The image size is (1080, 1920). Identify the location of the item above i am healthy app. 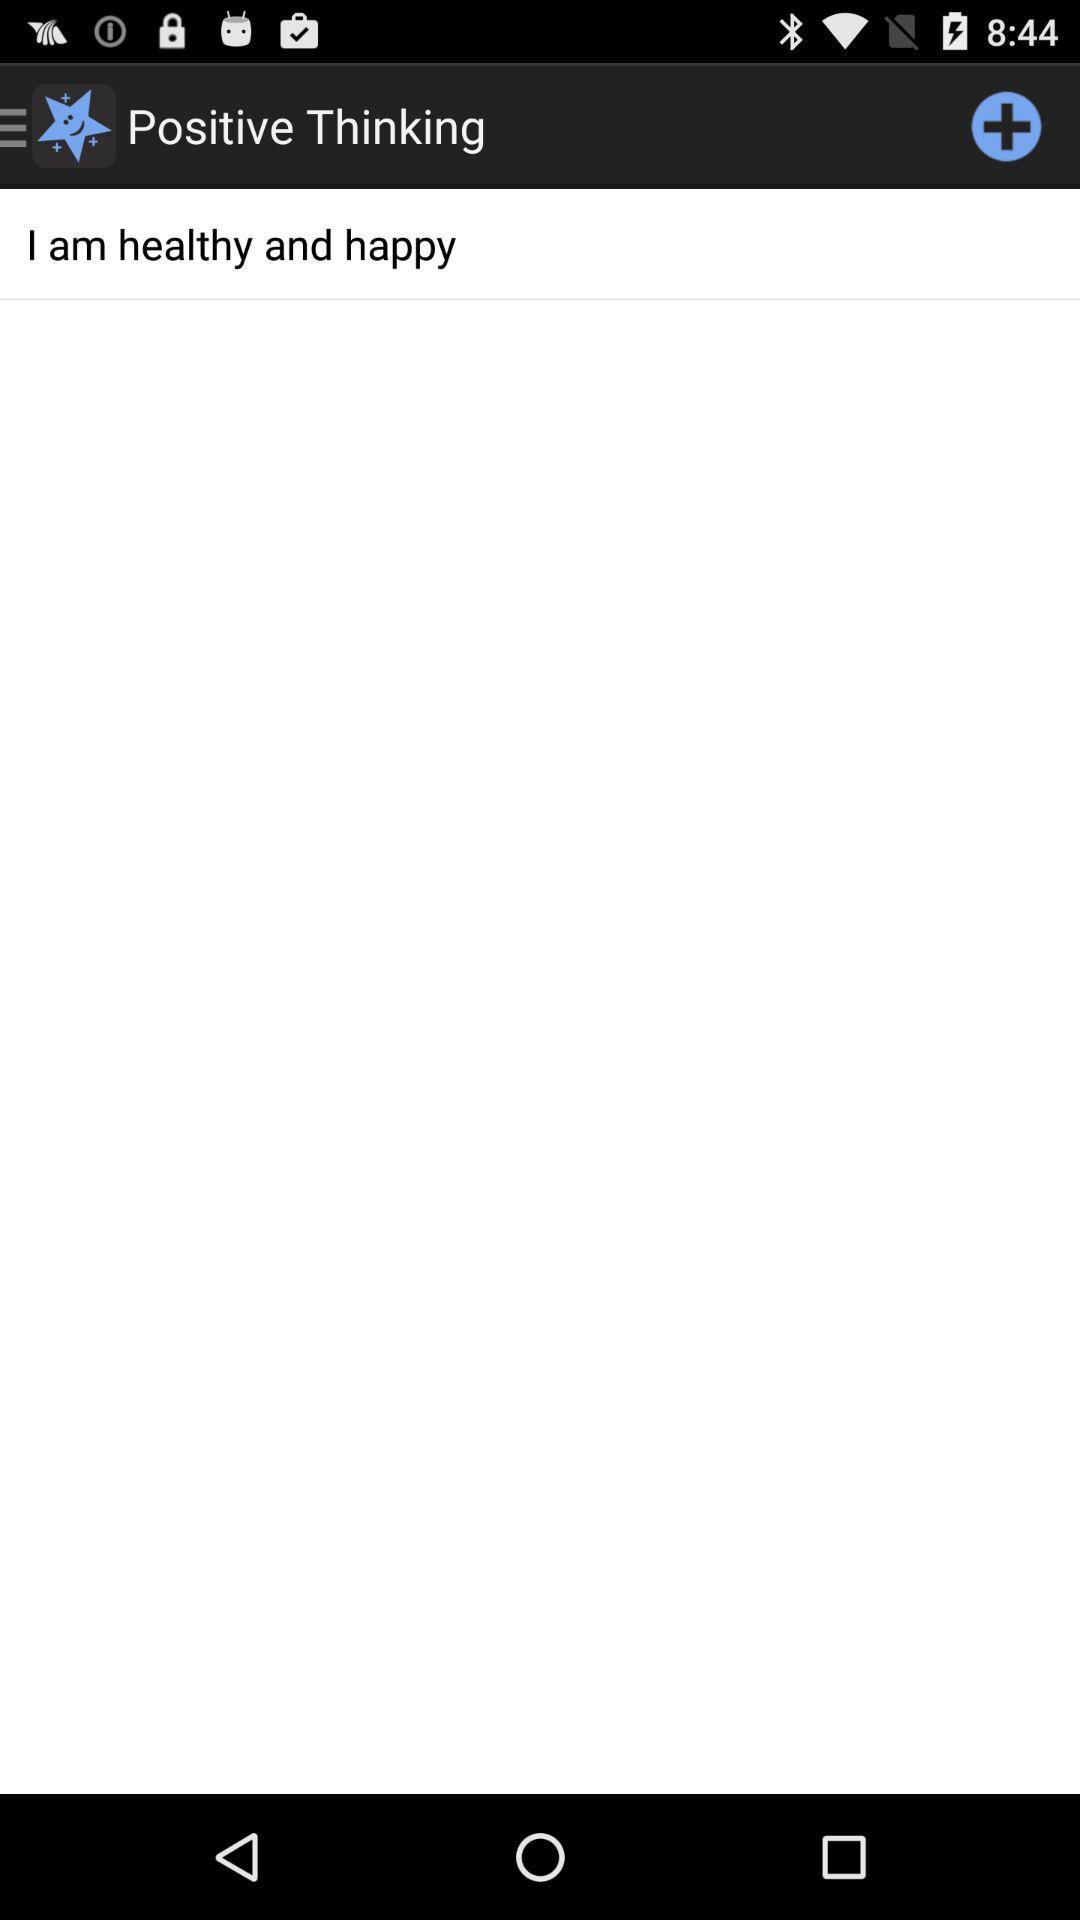
(1006, 124).